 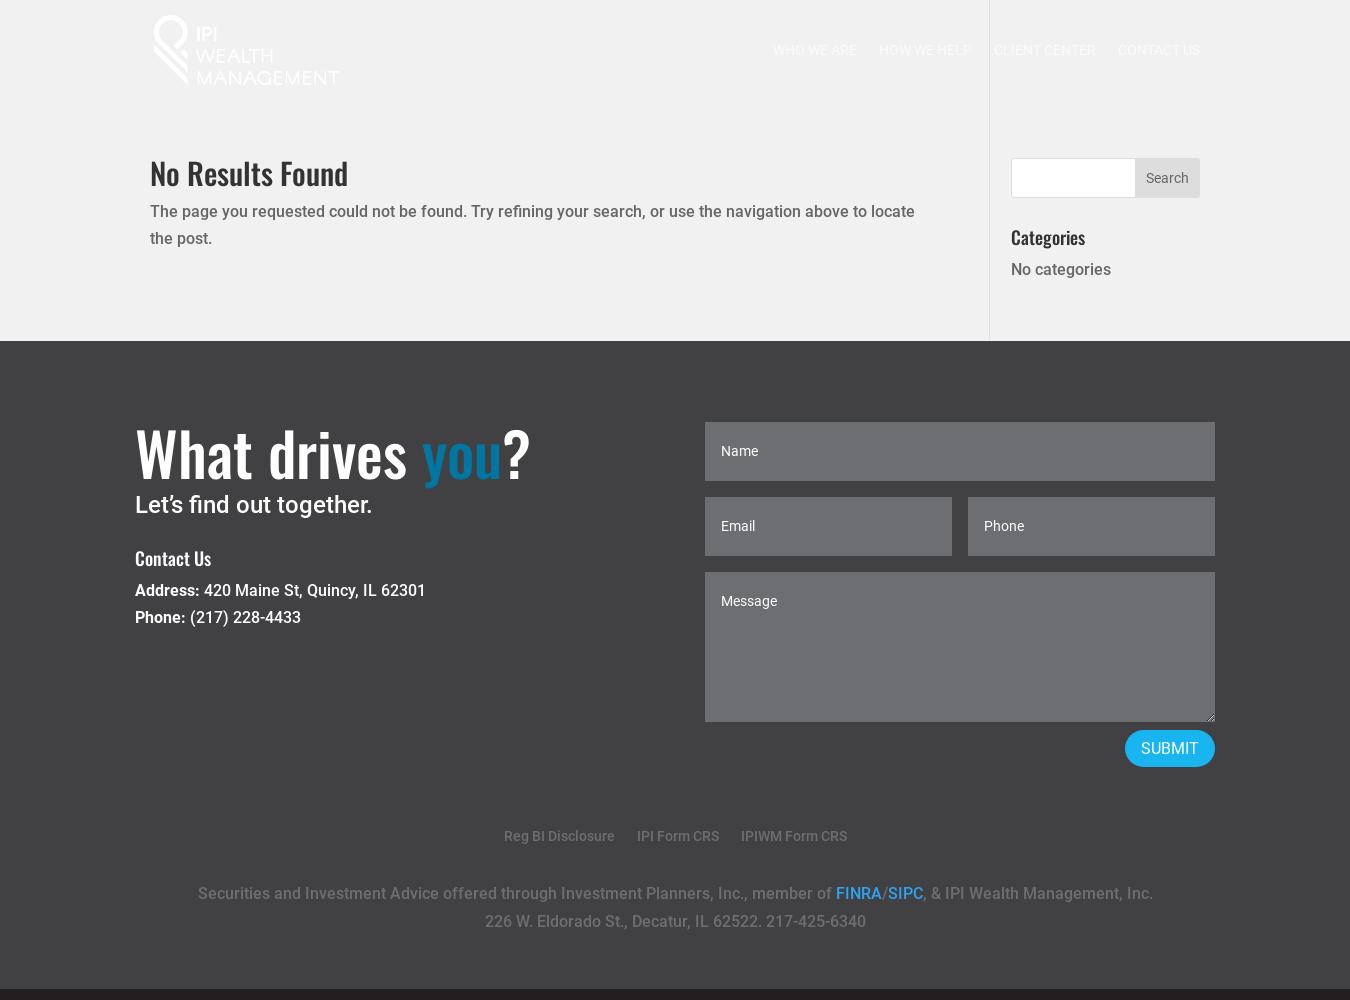 What do you see at coordinates (160, 616) in the screenshot?
I see `'Phone:'` at bounding box center [160, 616].